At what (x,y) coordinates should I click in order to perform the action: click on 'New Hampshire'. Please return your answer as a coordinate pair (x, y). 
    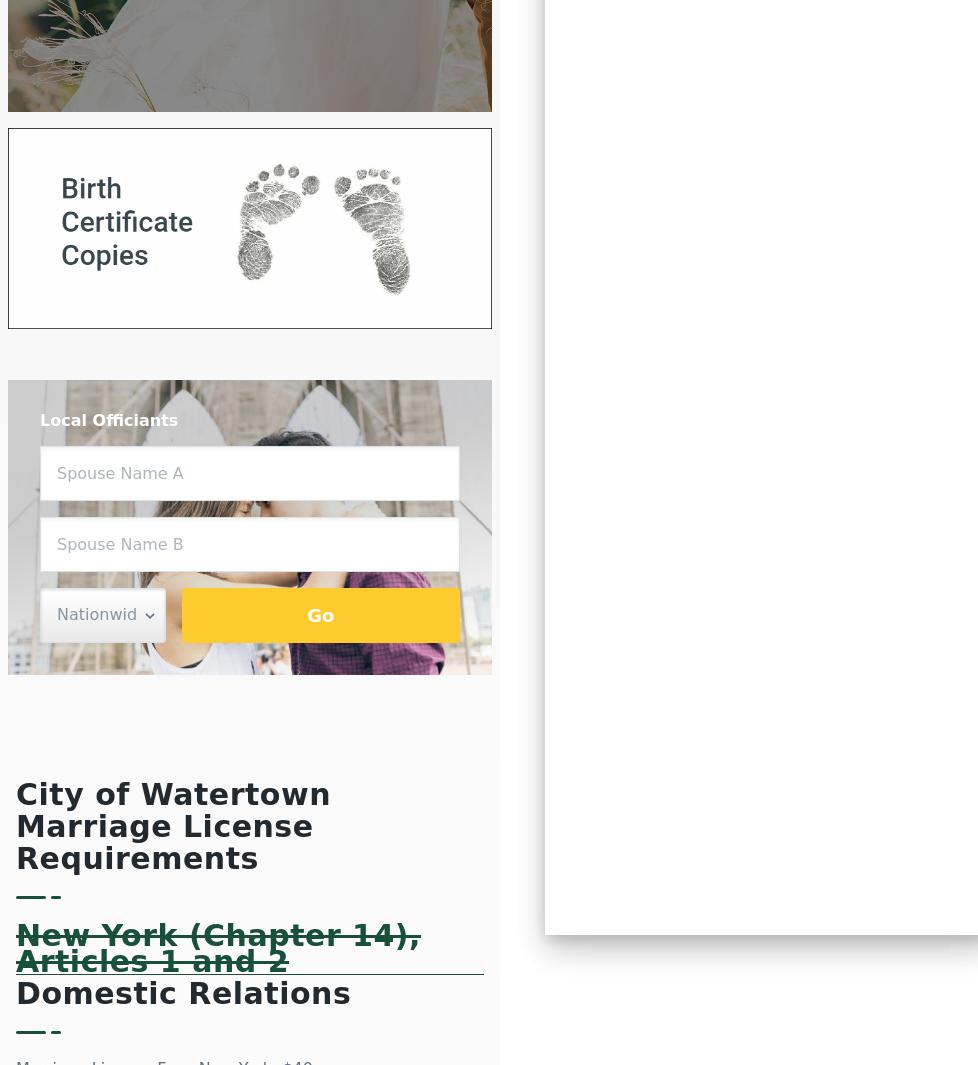
    Looking at the image, I should click on (668, 199).